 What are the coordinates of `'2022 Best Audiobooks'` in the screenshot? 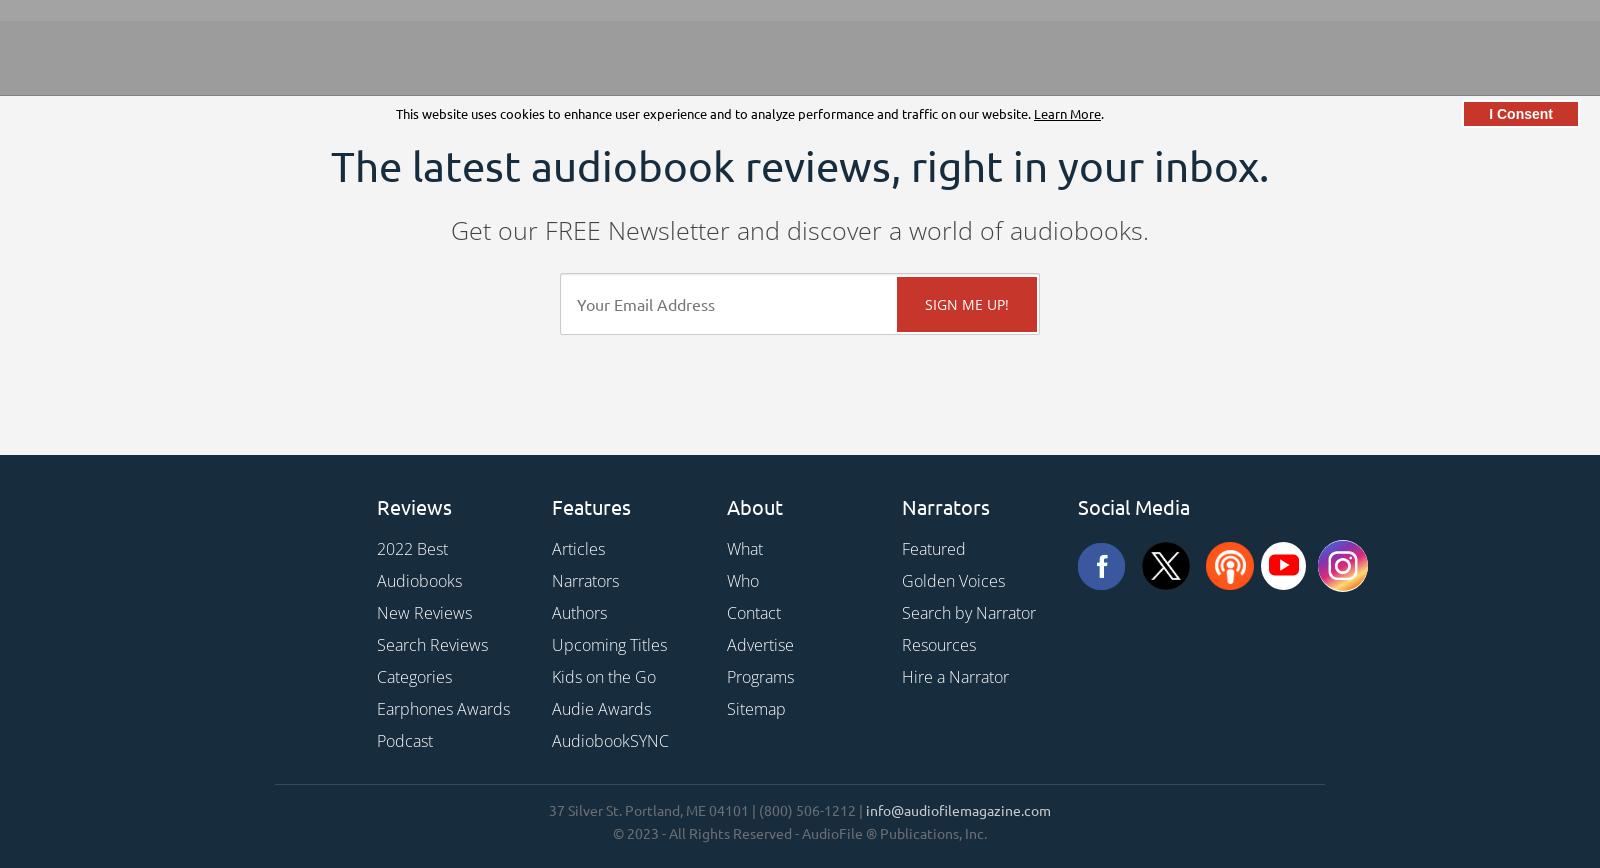 It's located at (418, 564).